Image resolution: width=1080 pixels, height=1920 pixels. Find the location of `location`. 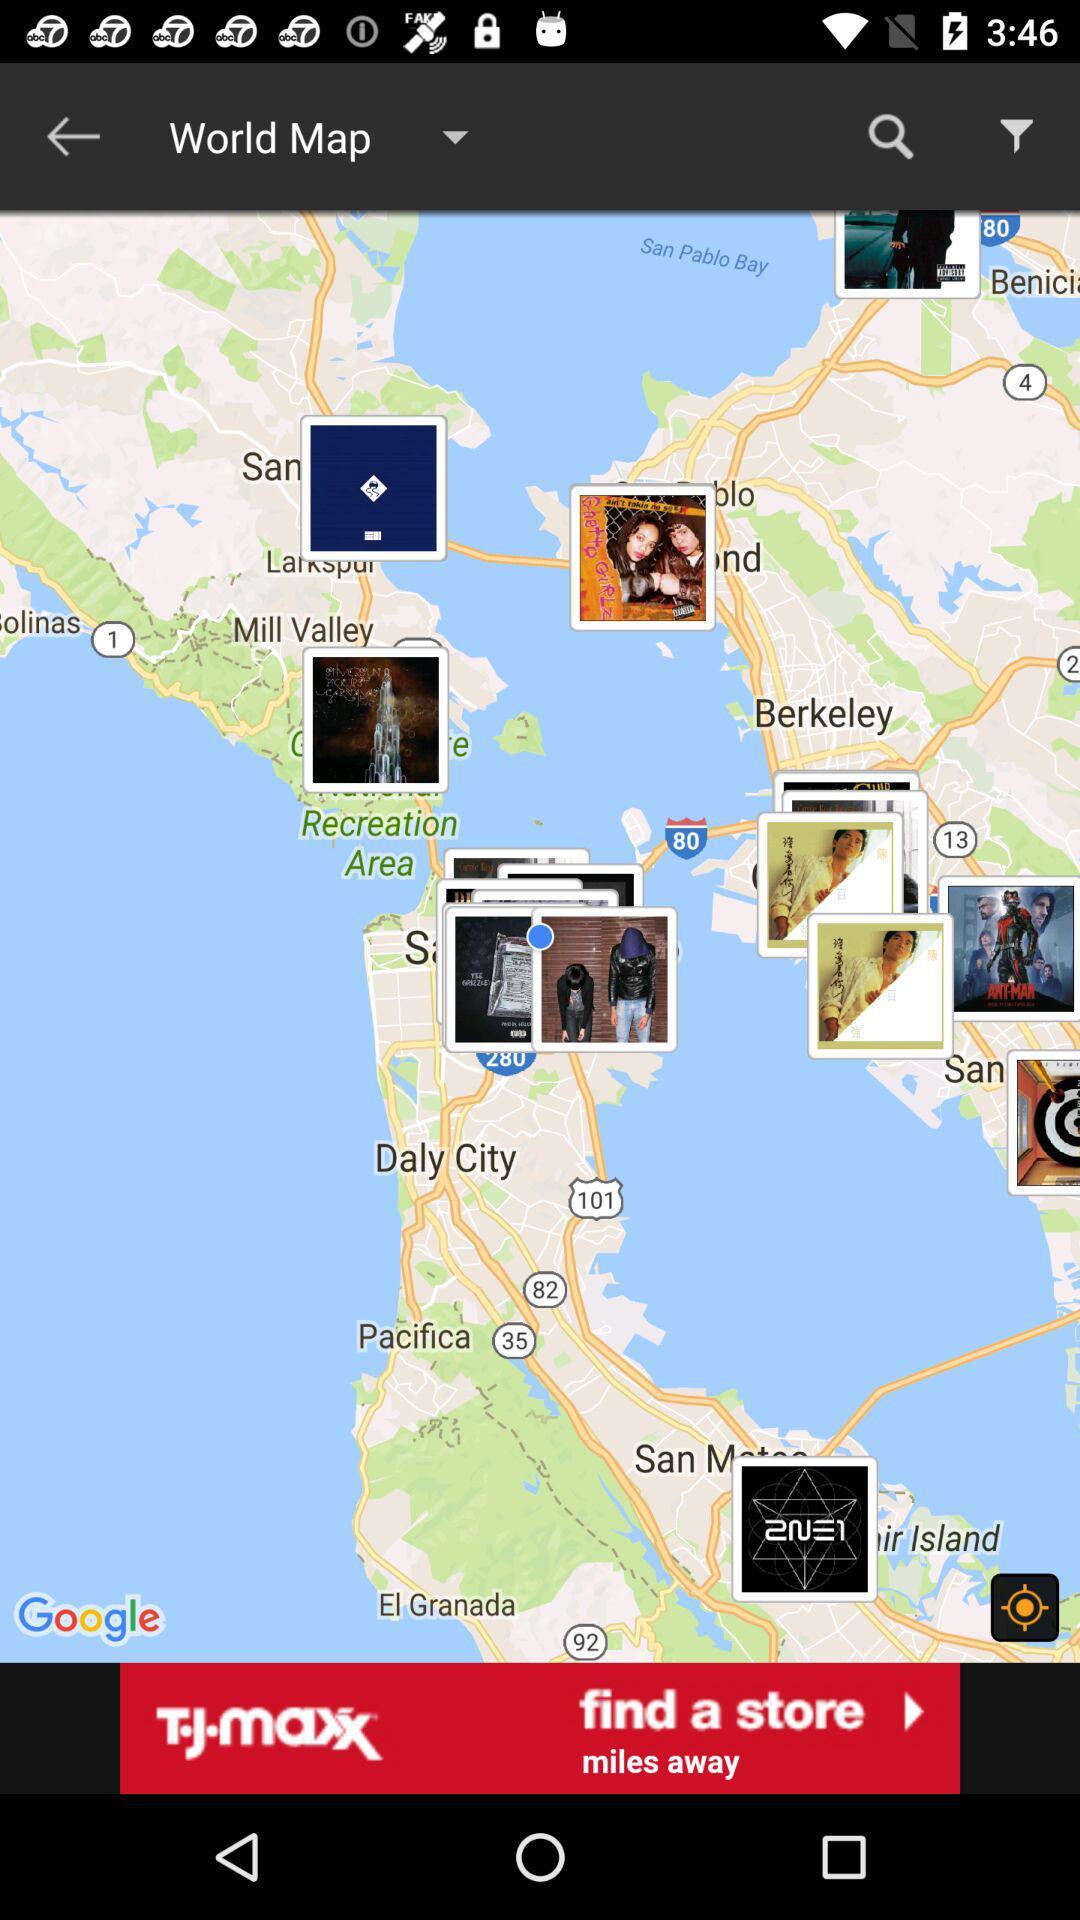

location is located at coordinates (1024, 1607).